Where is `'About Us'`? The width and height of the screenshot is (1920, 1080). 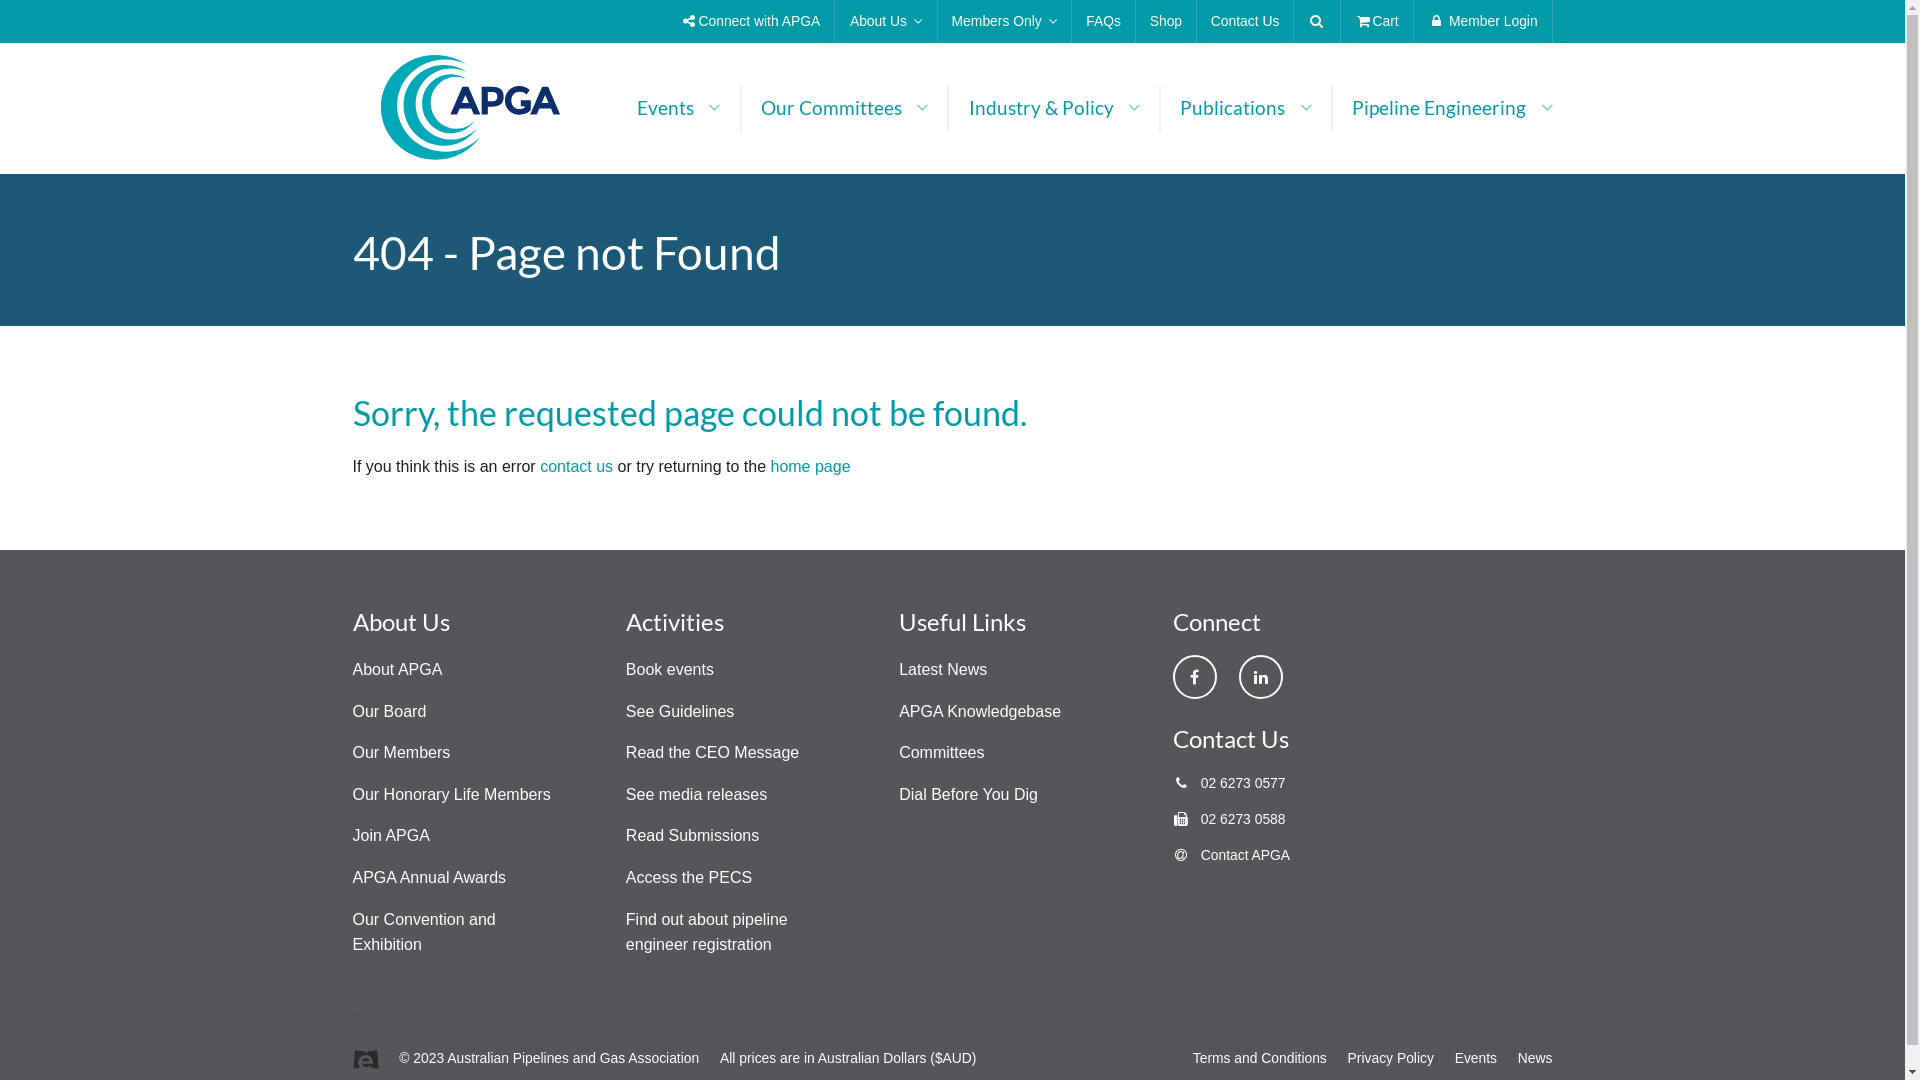
'About Us' is located at coordinates (885, 21).